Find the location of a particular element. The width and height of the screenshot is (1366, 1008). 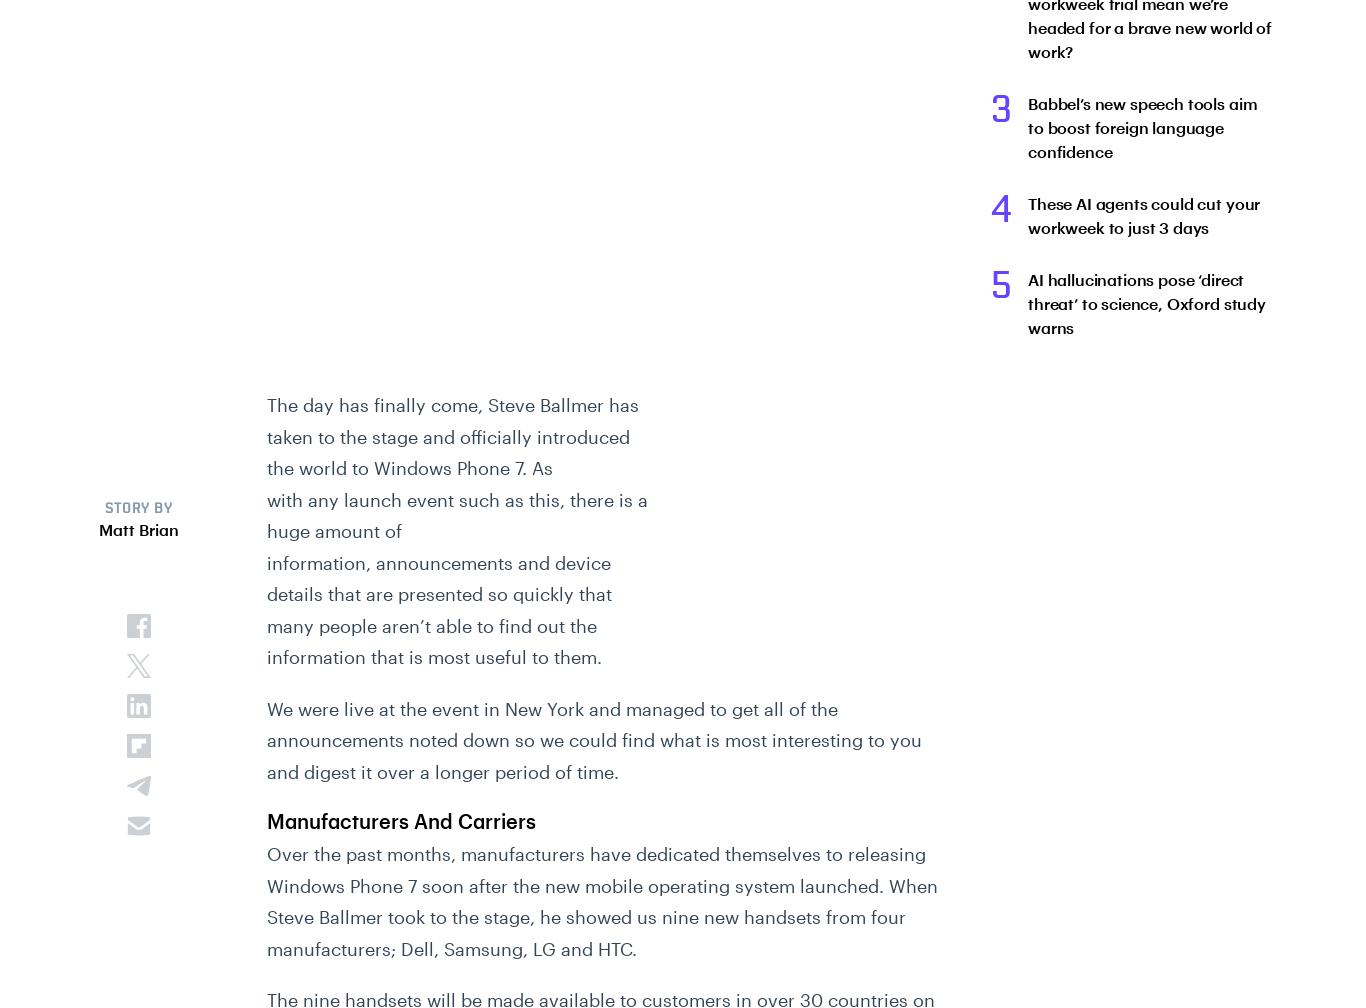

'Manufacturers And Carriers' is located at coordinates (267, 821).